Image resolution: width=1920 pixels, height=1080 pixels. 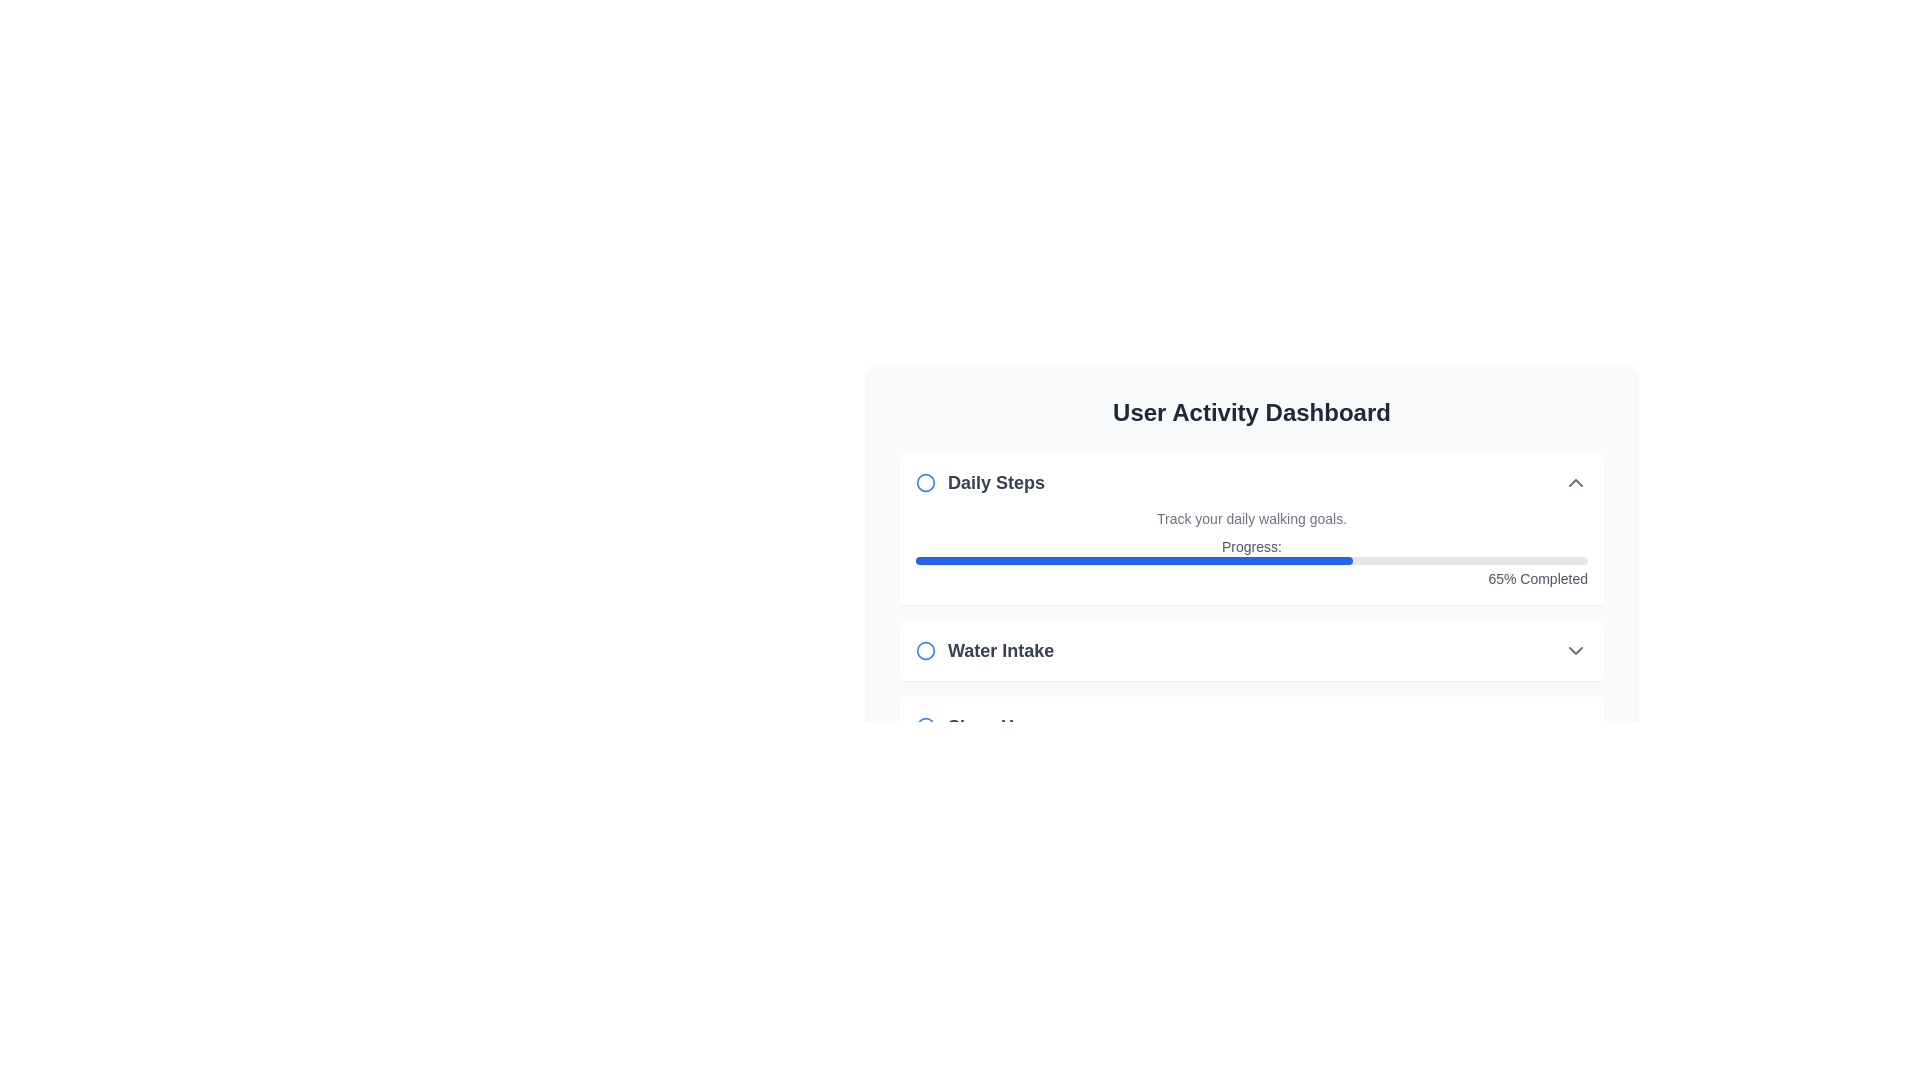 What do you see at coordinates (1251, 560) in the screenshot?
I see `the horizontal progress bar with a rounded gray background and blue filled portion, located below the text 'Progress:' and above '65% Completed' in the 'Daily Steps' card of the User Activity Dashboard` at bounding box center [1251, 560].